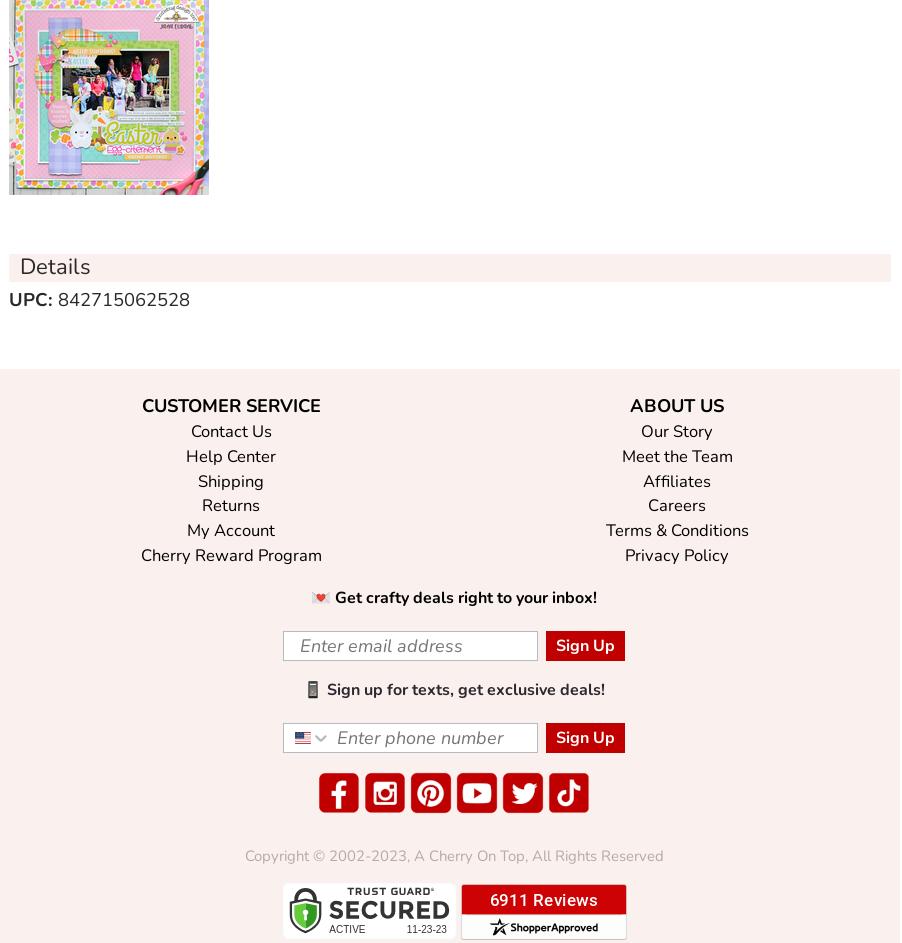 The height and width of the screenshot is (943, 902). Describe the element at coordinates (620, 455) in the screenshot. I see `'Meet the Team'` at that location.